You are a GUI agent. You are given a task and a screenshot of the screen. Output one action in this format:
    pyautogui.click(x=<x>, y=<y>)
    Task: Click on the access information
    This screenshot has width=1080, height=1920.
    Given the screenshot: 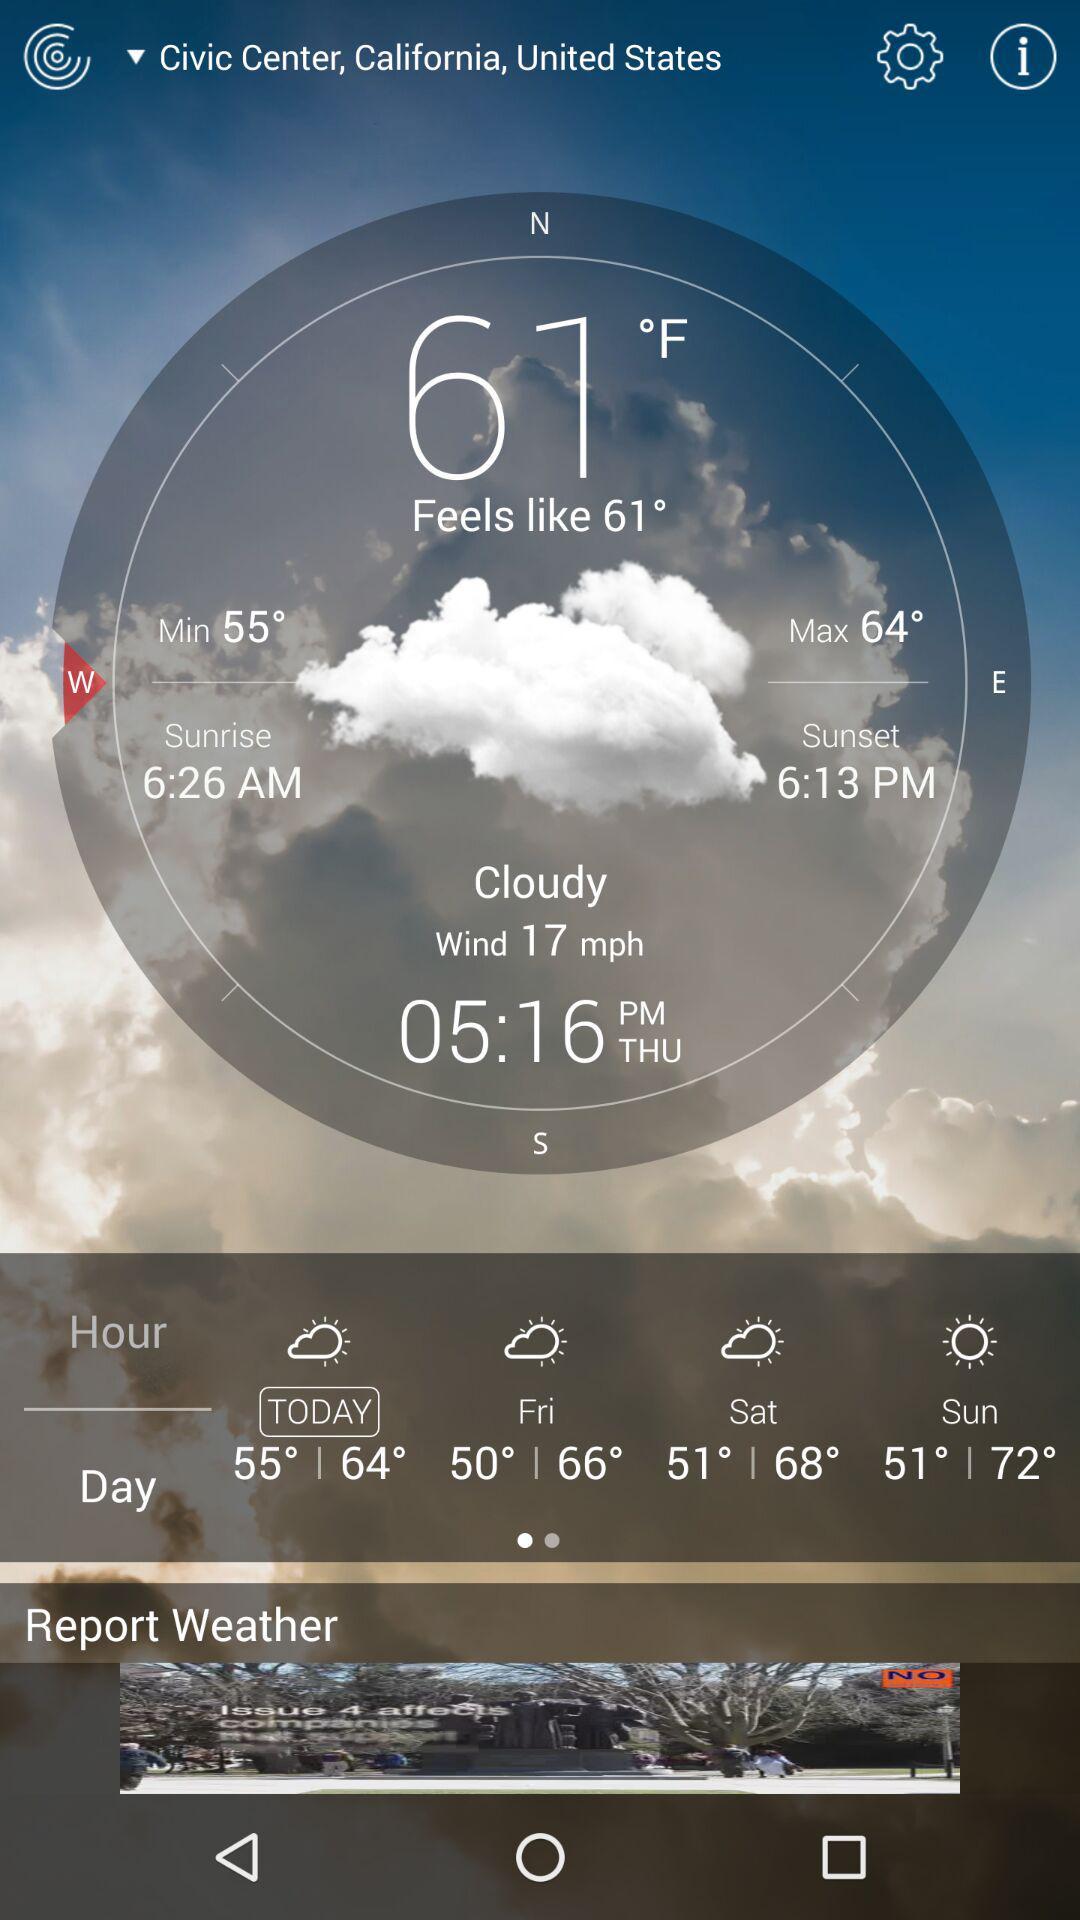 What is the action you would take?
    pyautogui.click(x=1023, y=56)
    